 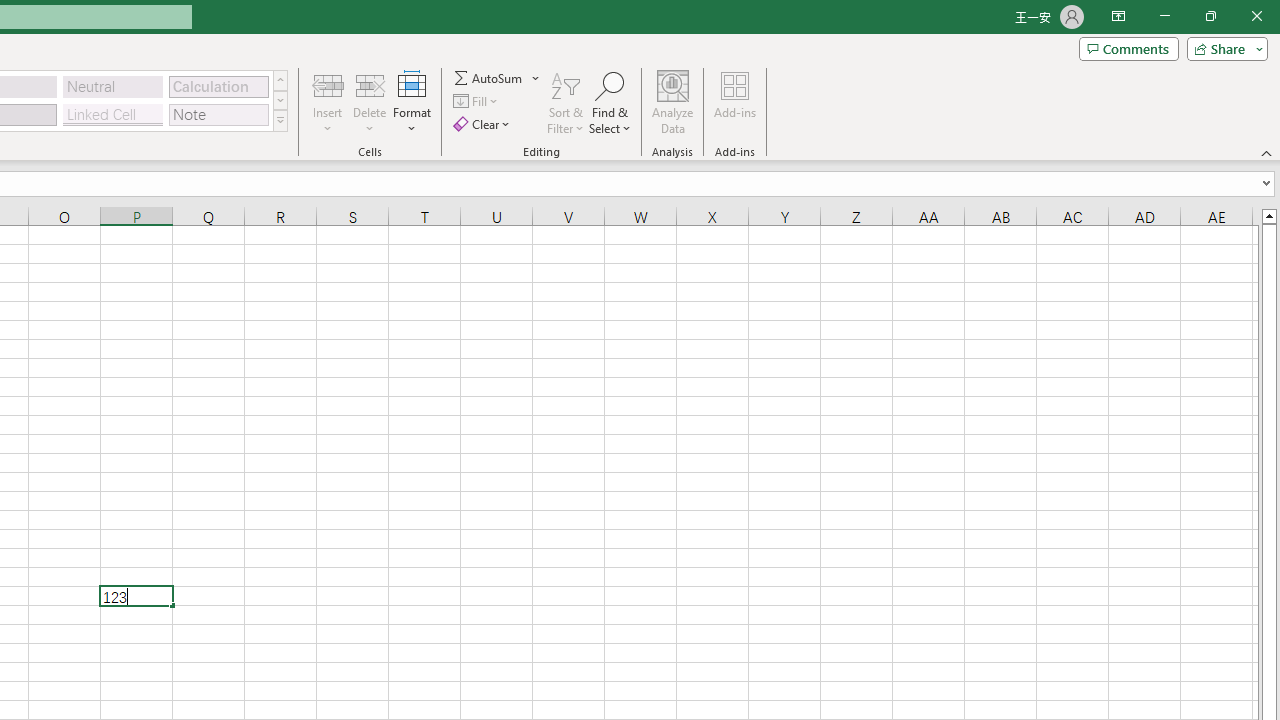 I want to click on 'Insert Cells', so click(x=328, y=84).